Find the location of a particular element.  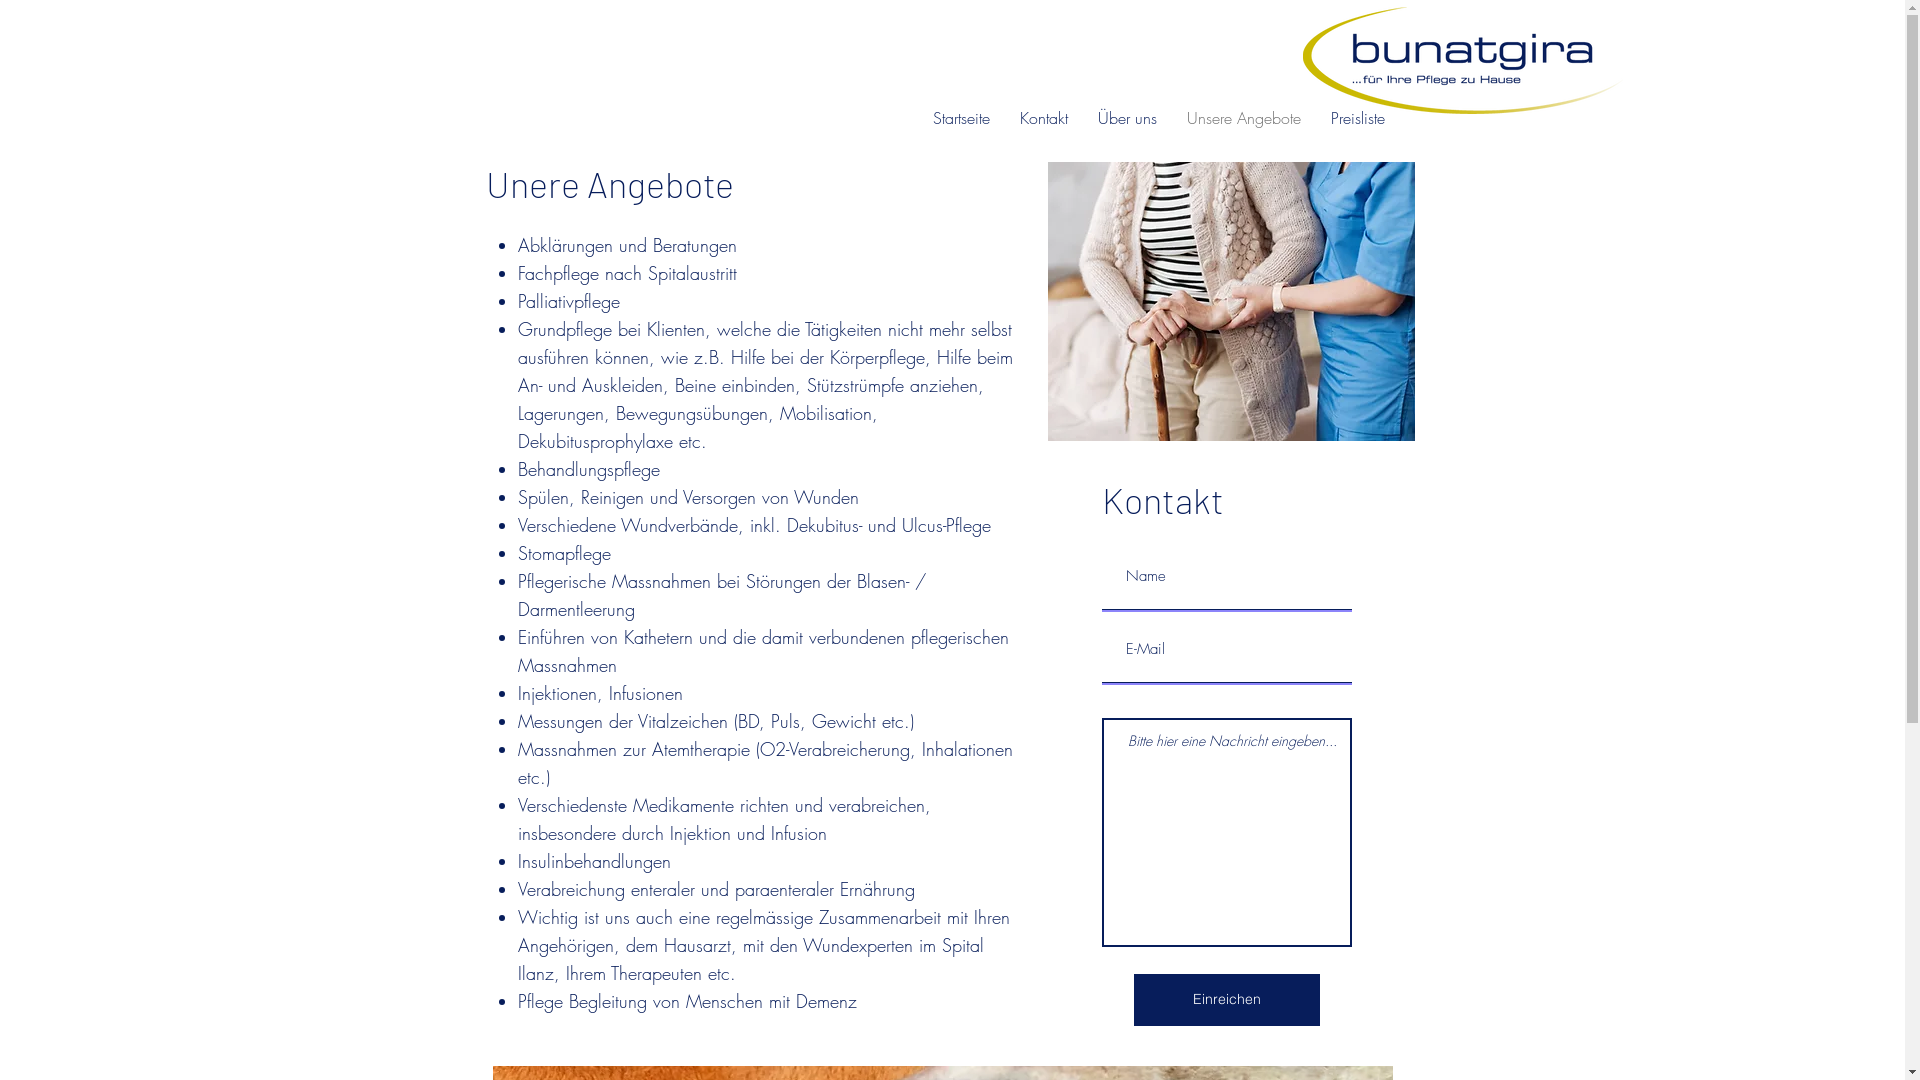

'Kontakt' is located at coordinates (1004, 118).